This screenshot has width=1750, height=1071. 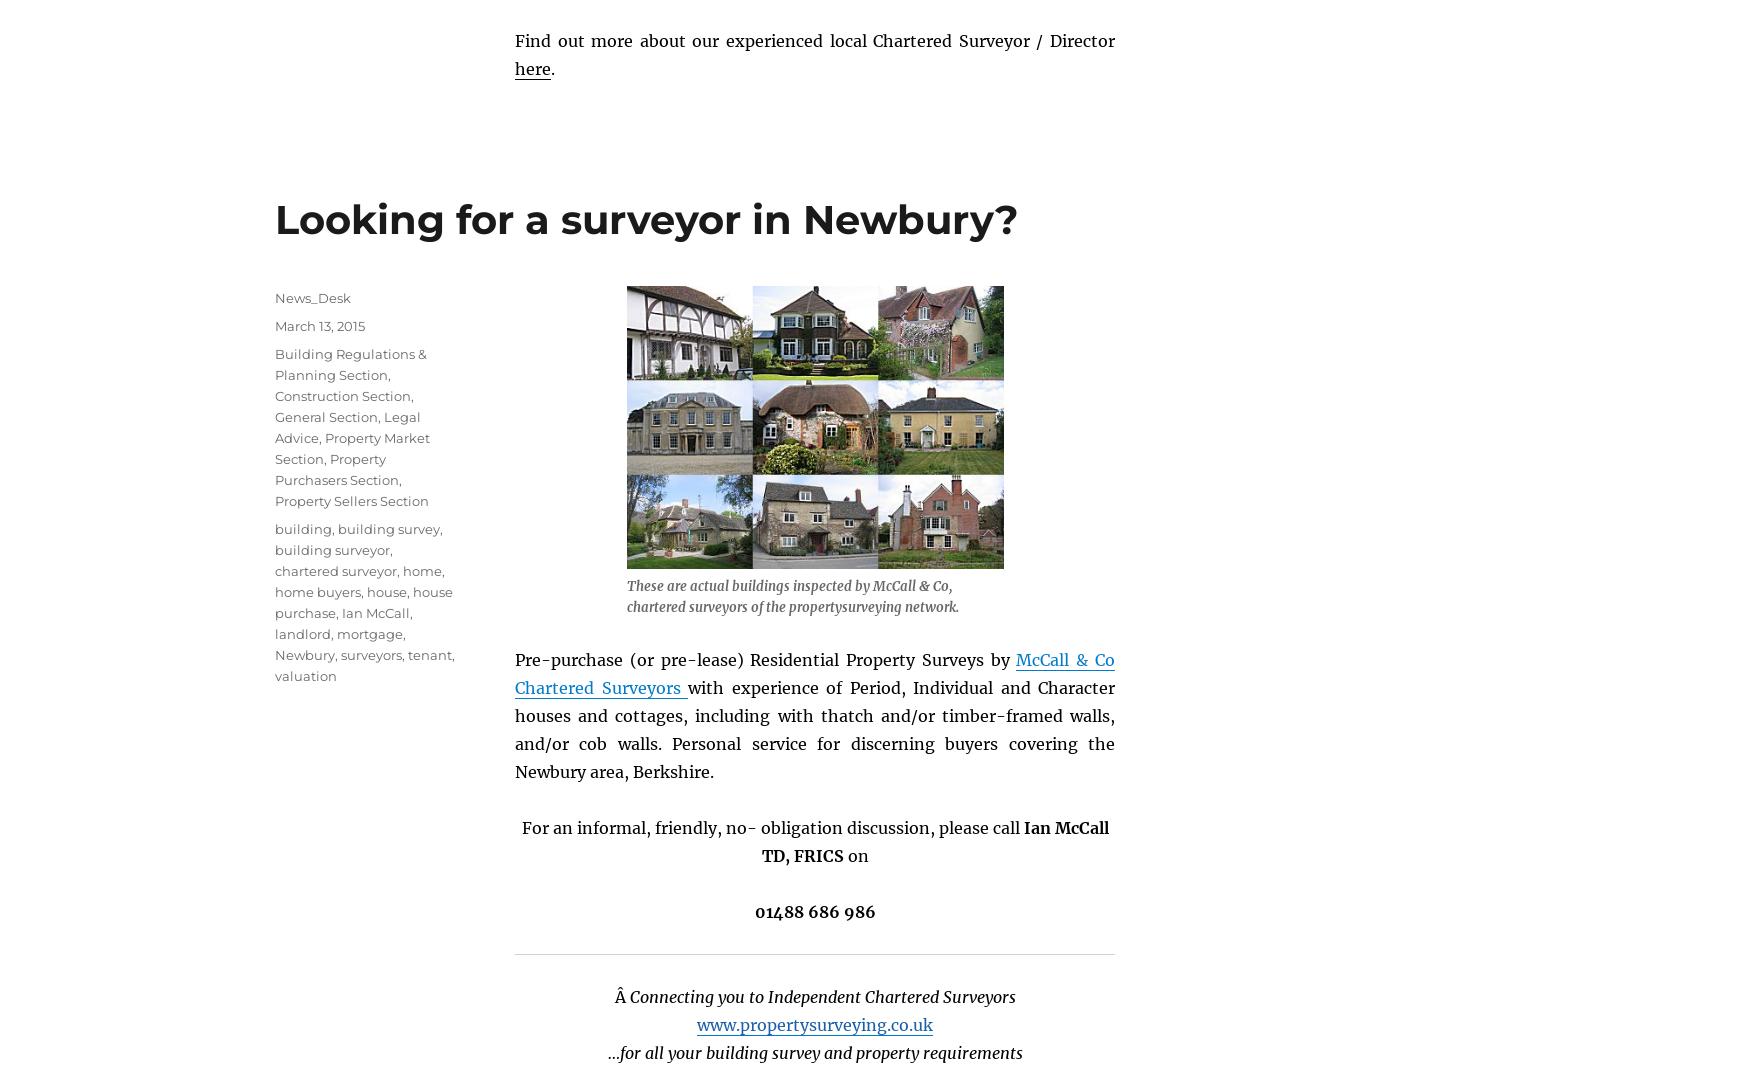 What do you see at coordinates (428, 652) in the screenshot?
I see `'tenant'` at bounding box center [428, 652].